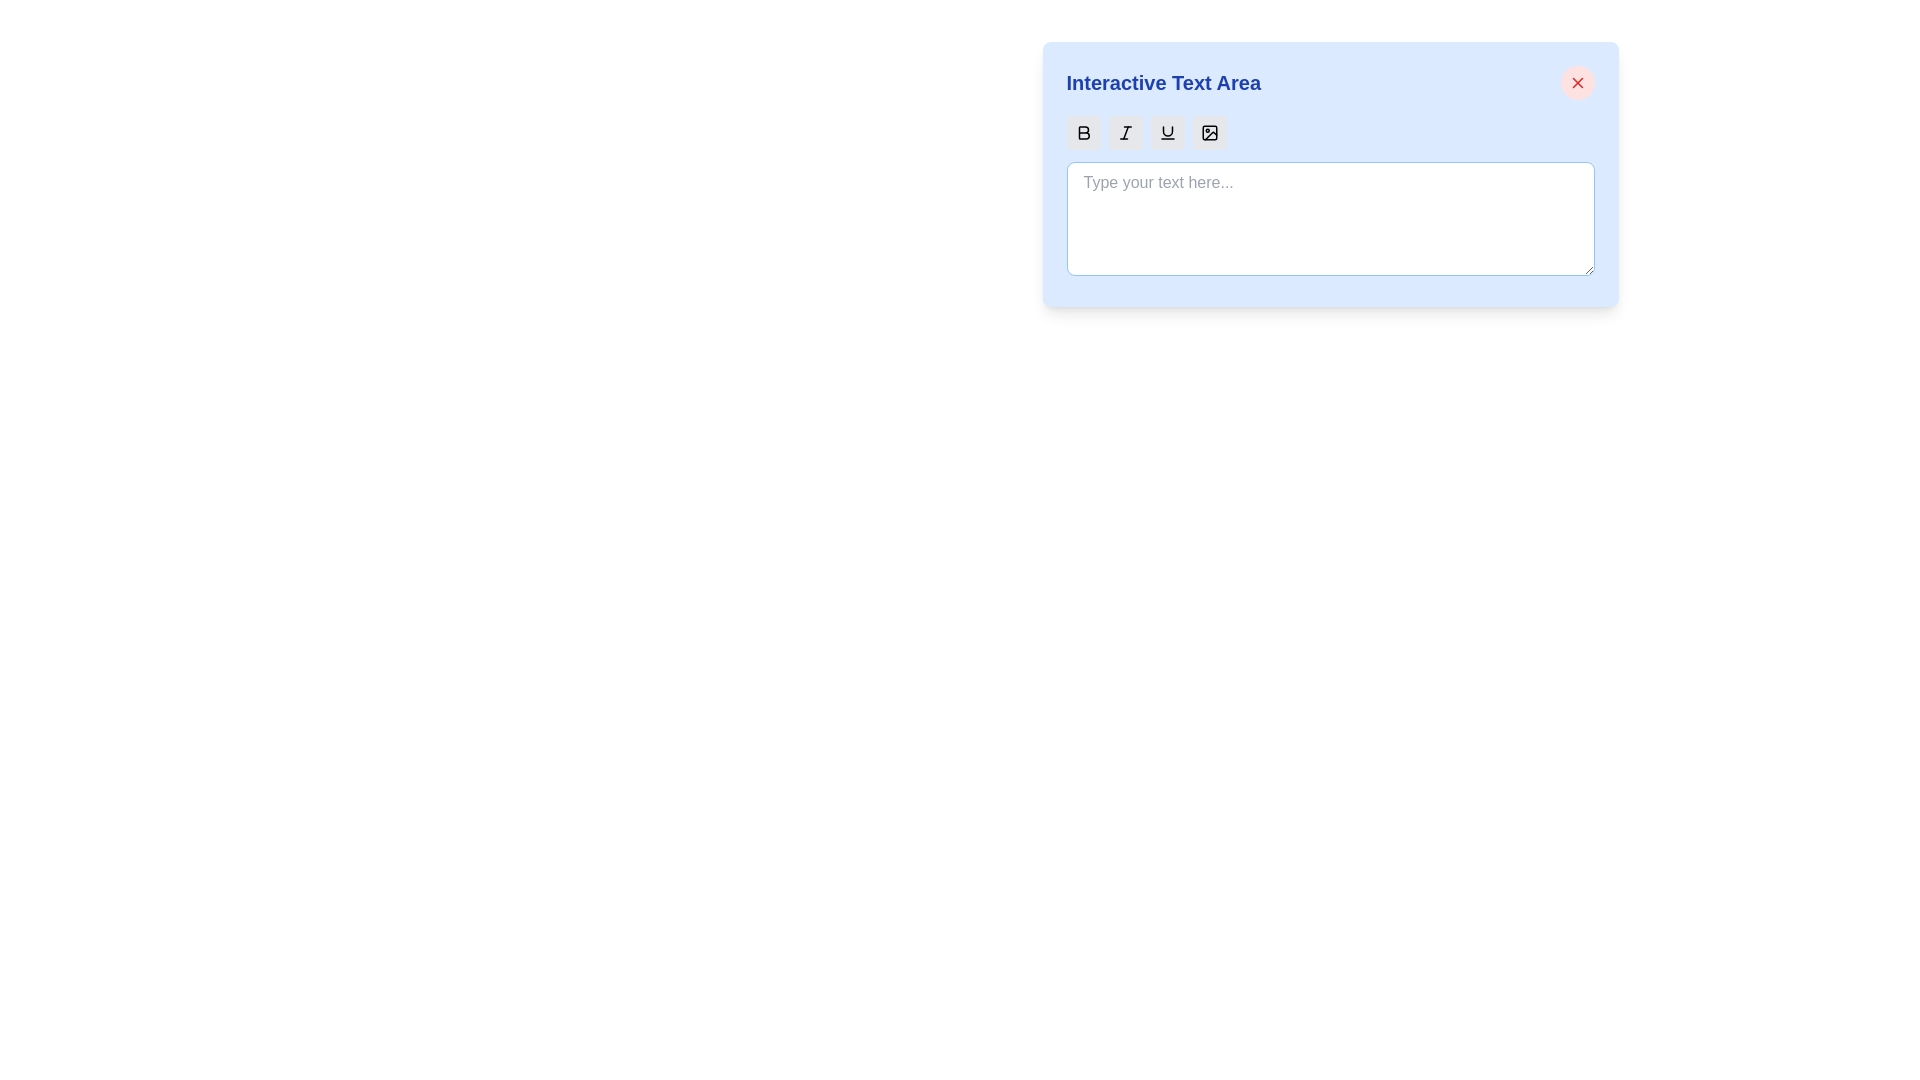 Image resolution: width=1920 pixels, height=1080 pixels. I want to click on the small icon button resembling the letter 'B' in bold font style located in the toolbar section of the interactive text area widget to potentially see a tooltip with functionality description, so click(1082, 132).